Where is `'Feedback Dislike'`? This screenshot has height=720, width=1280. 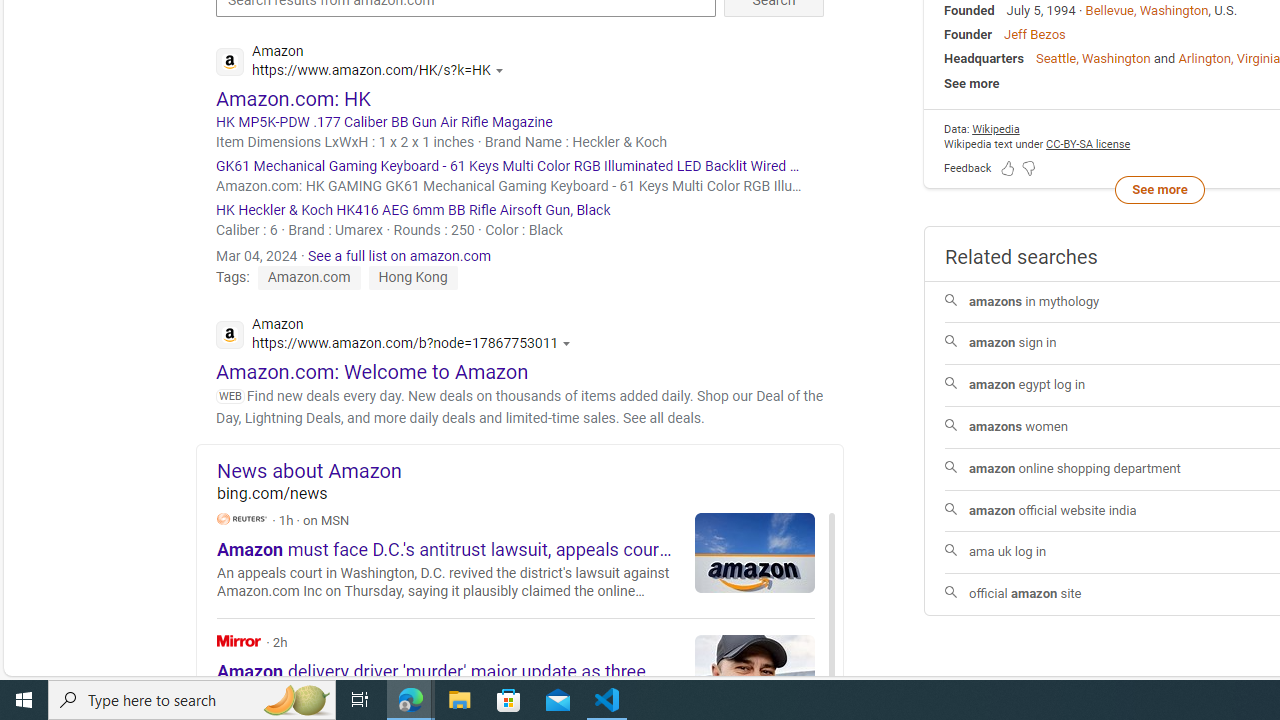 'Feedback Dislike' is located at coordinates (1029, 166).